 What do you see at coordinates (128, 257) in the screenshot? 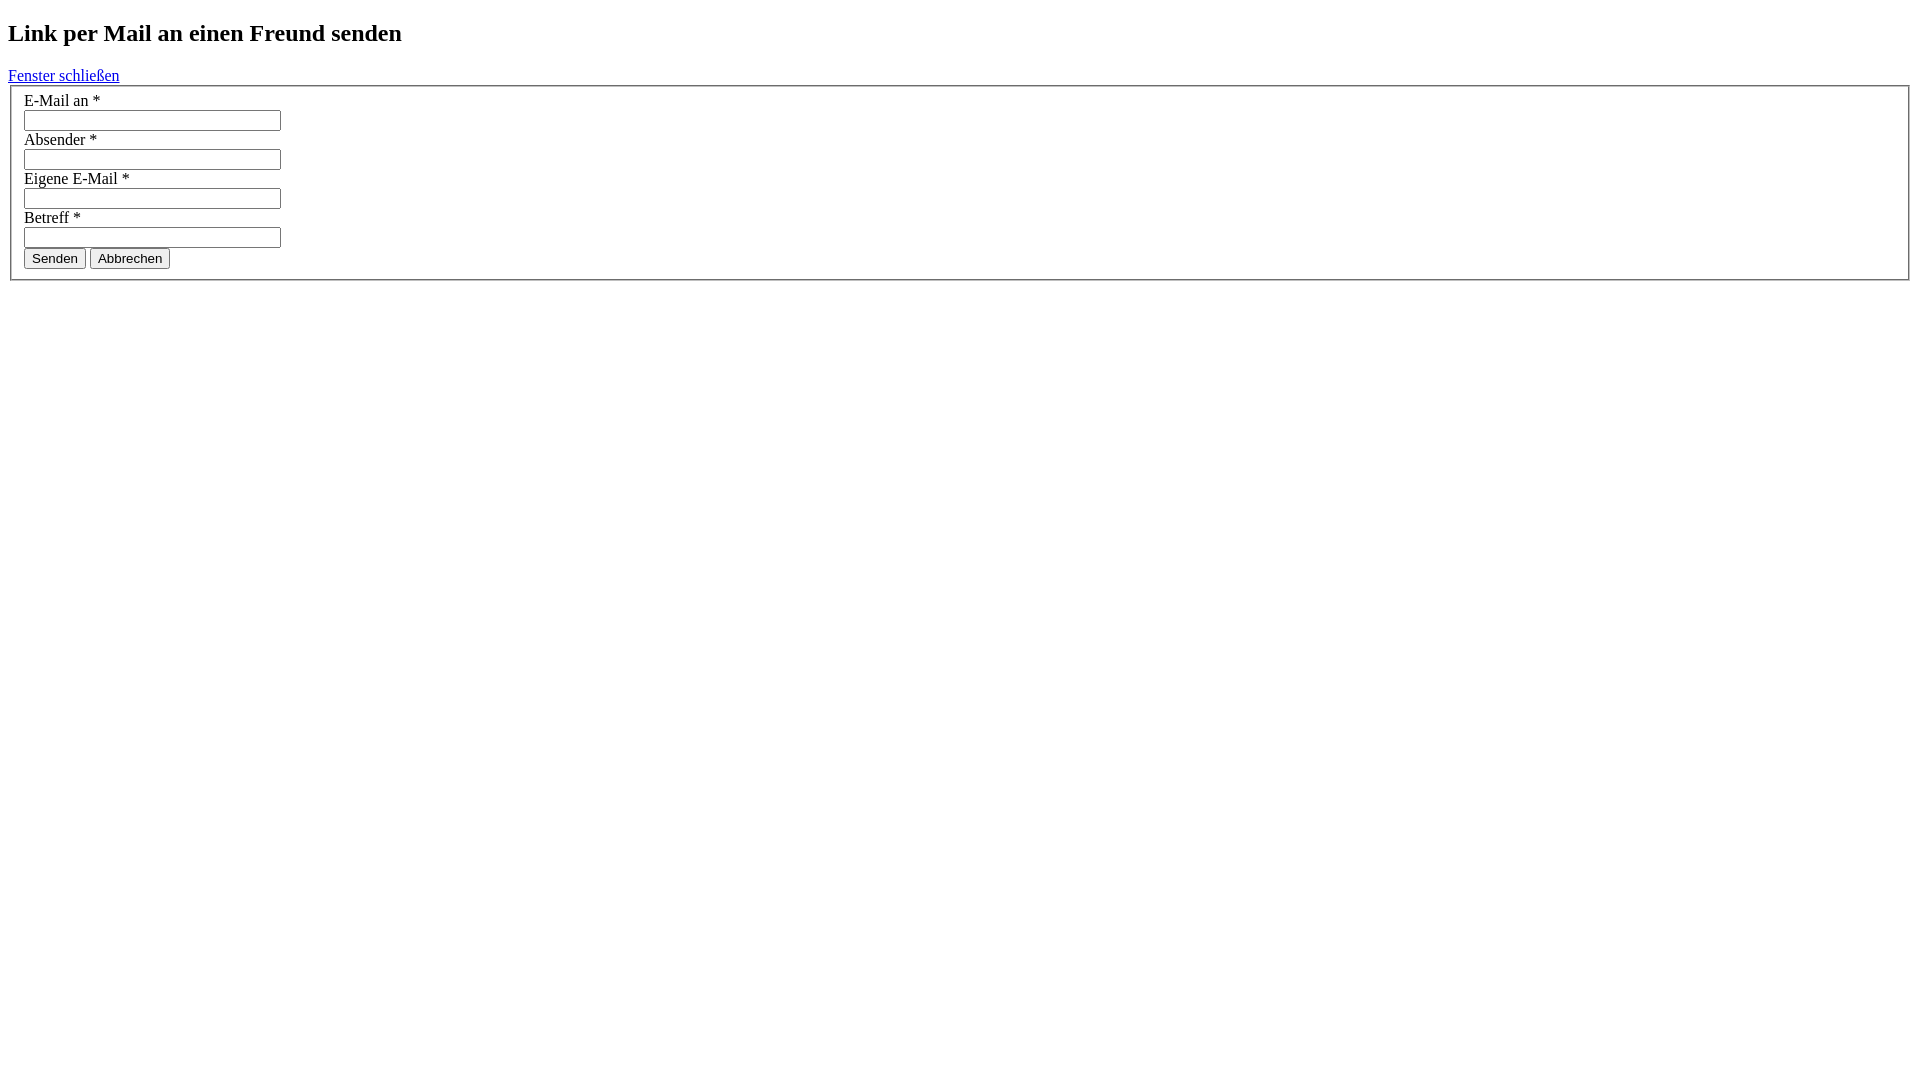
I see `'Abbrechen'` at bounding box center [128, 257].